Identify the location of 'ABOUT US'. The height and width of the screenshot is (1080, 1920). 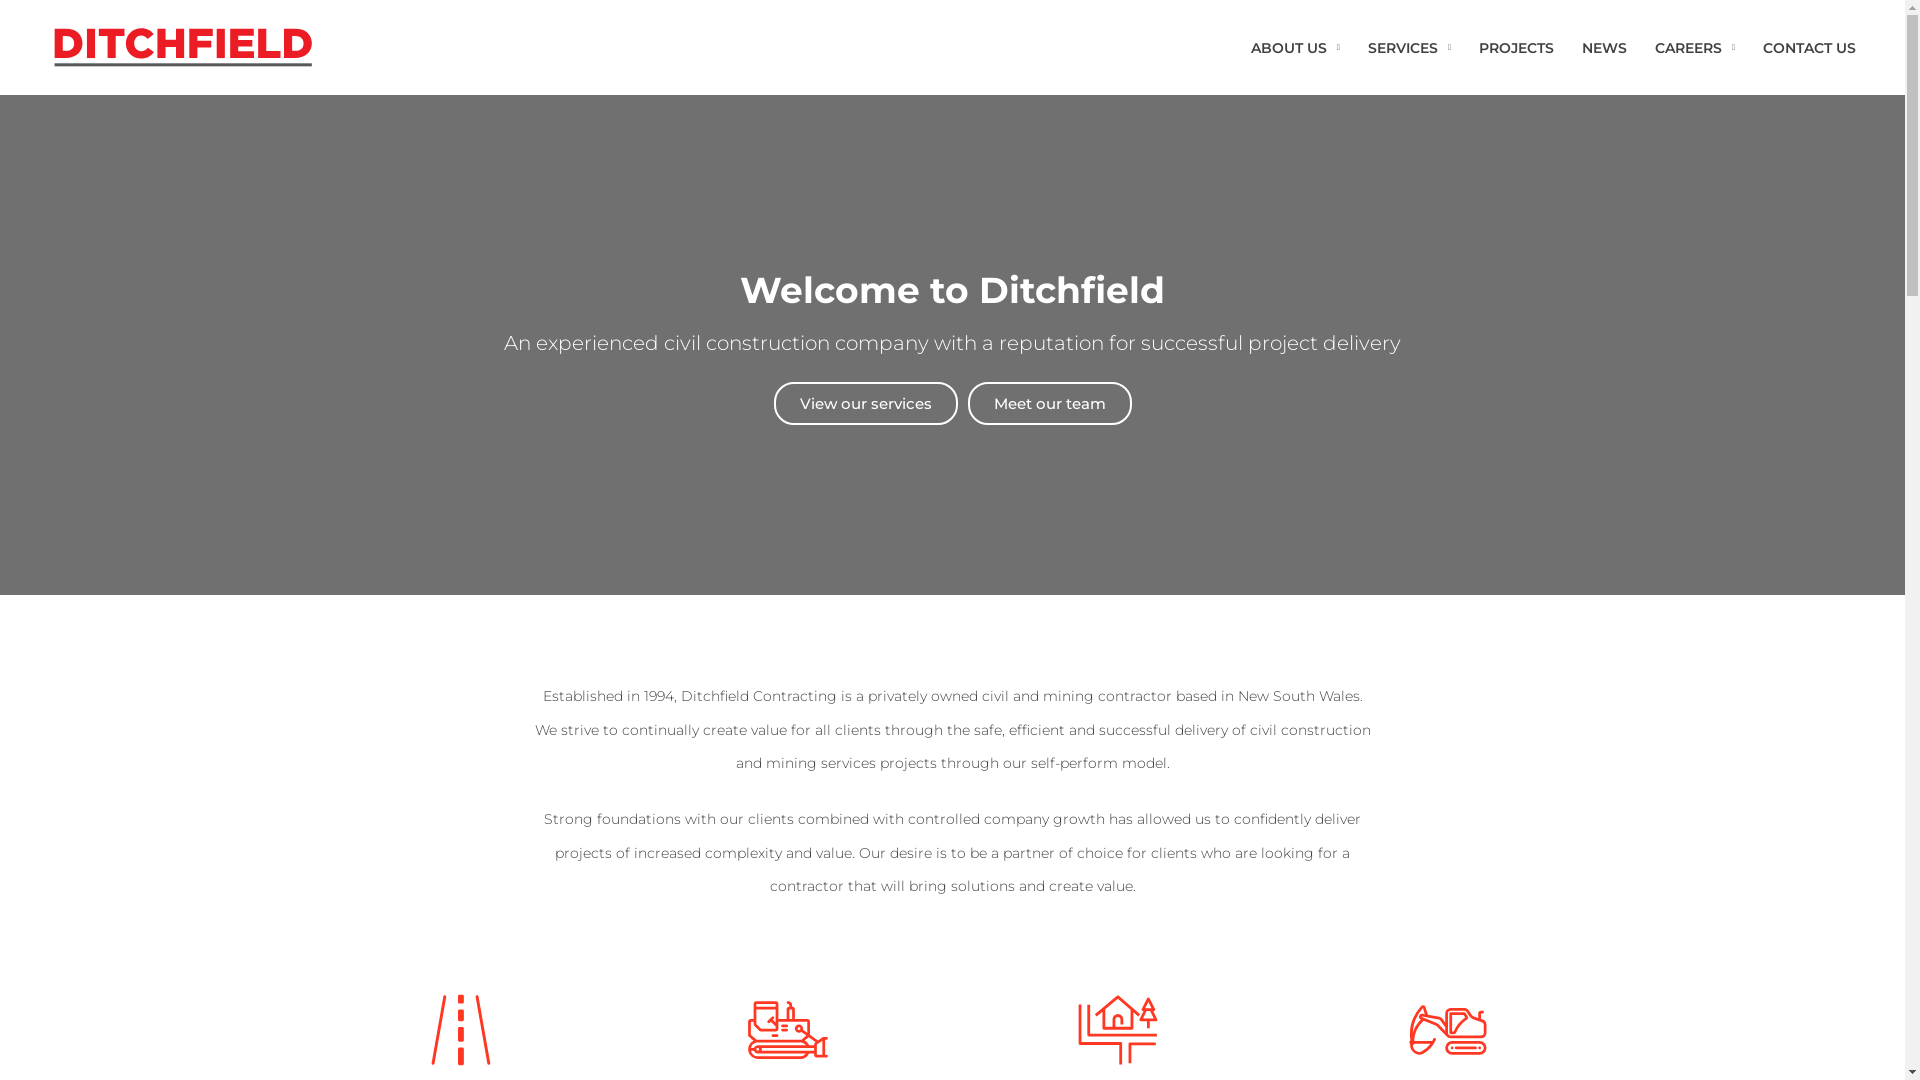
(1295, 46).